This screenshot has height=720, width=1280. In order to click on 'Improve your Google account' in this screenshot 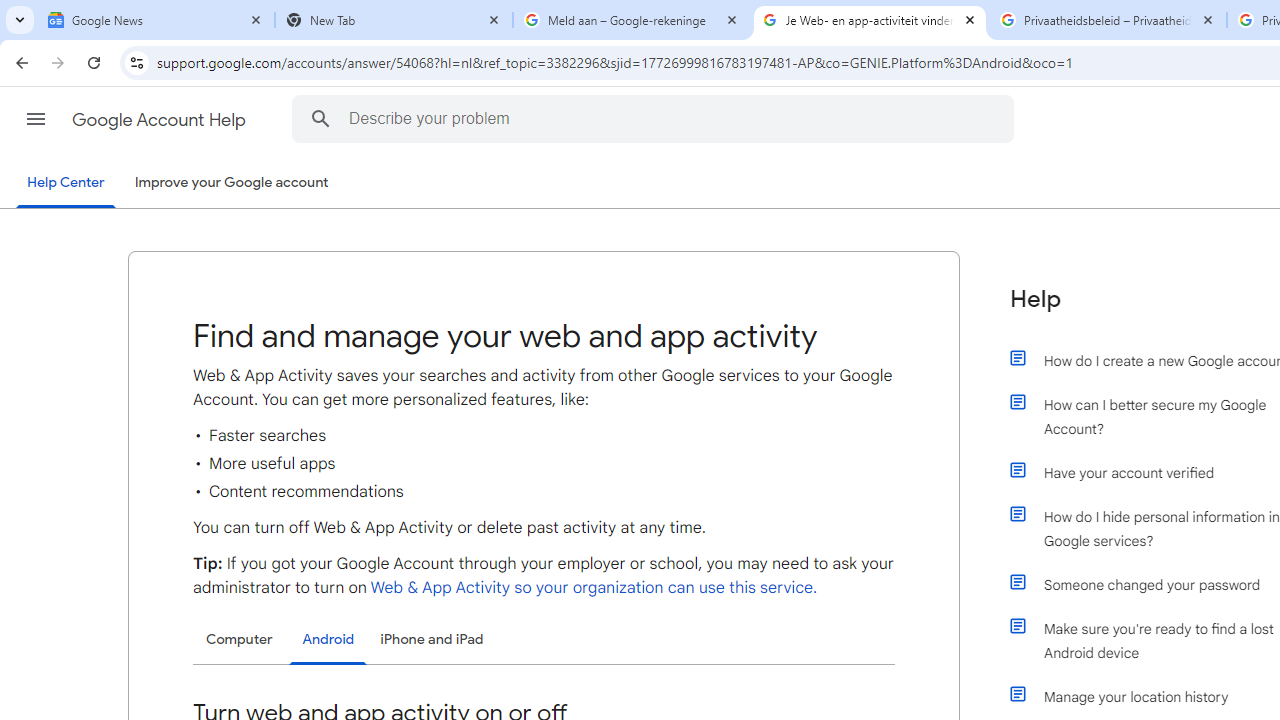, I will do `click(231, 183)`.